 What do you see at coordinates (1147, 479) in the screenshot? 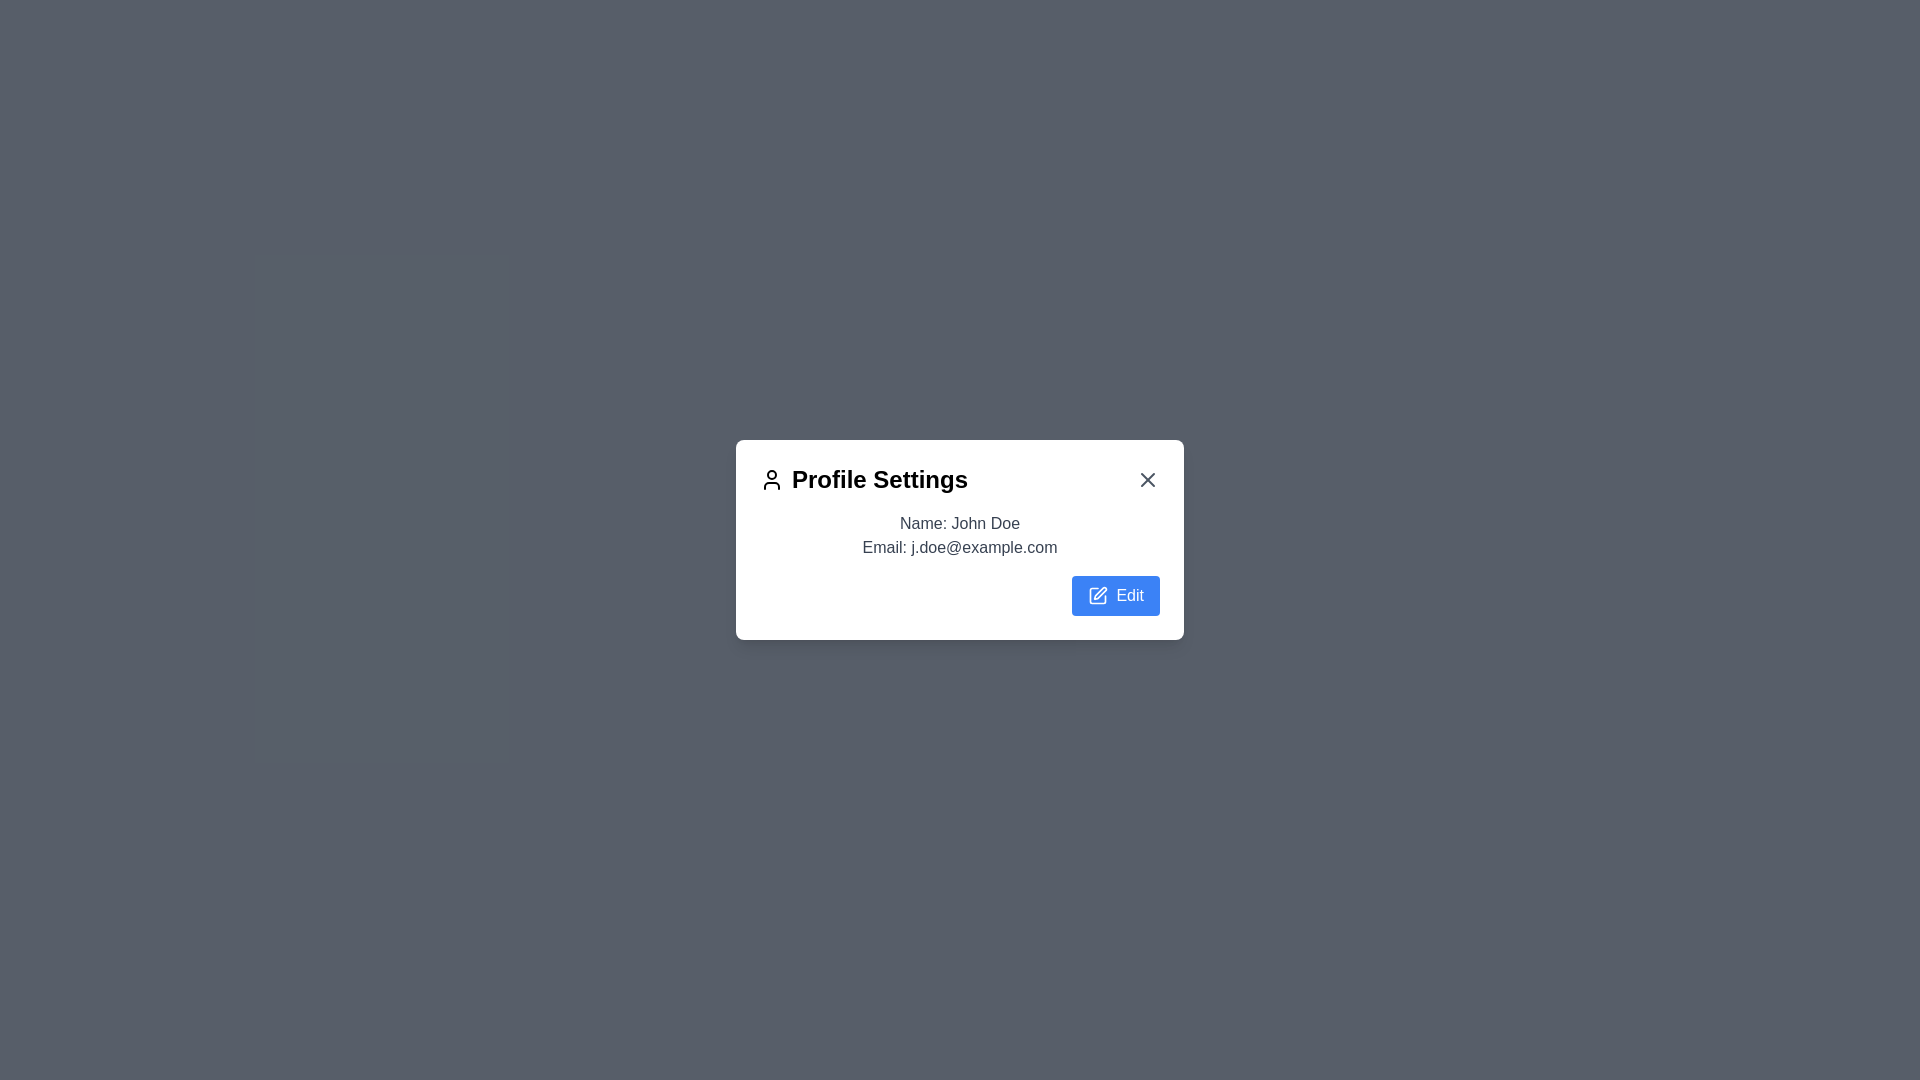
I see `the close icon (X) located at the top-right corner of the 'Profile Settings' modal dialog` at bounding box center [1147, 479].